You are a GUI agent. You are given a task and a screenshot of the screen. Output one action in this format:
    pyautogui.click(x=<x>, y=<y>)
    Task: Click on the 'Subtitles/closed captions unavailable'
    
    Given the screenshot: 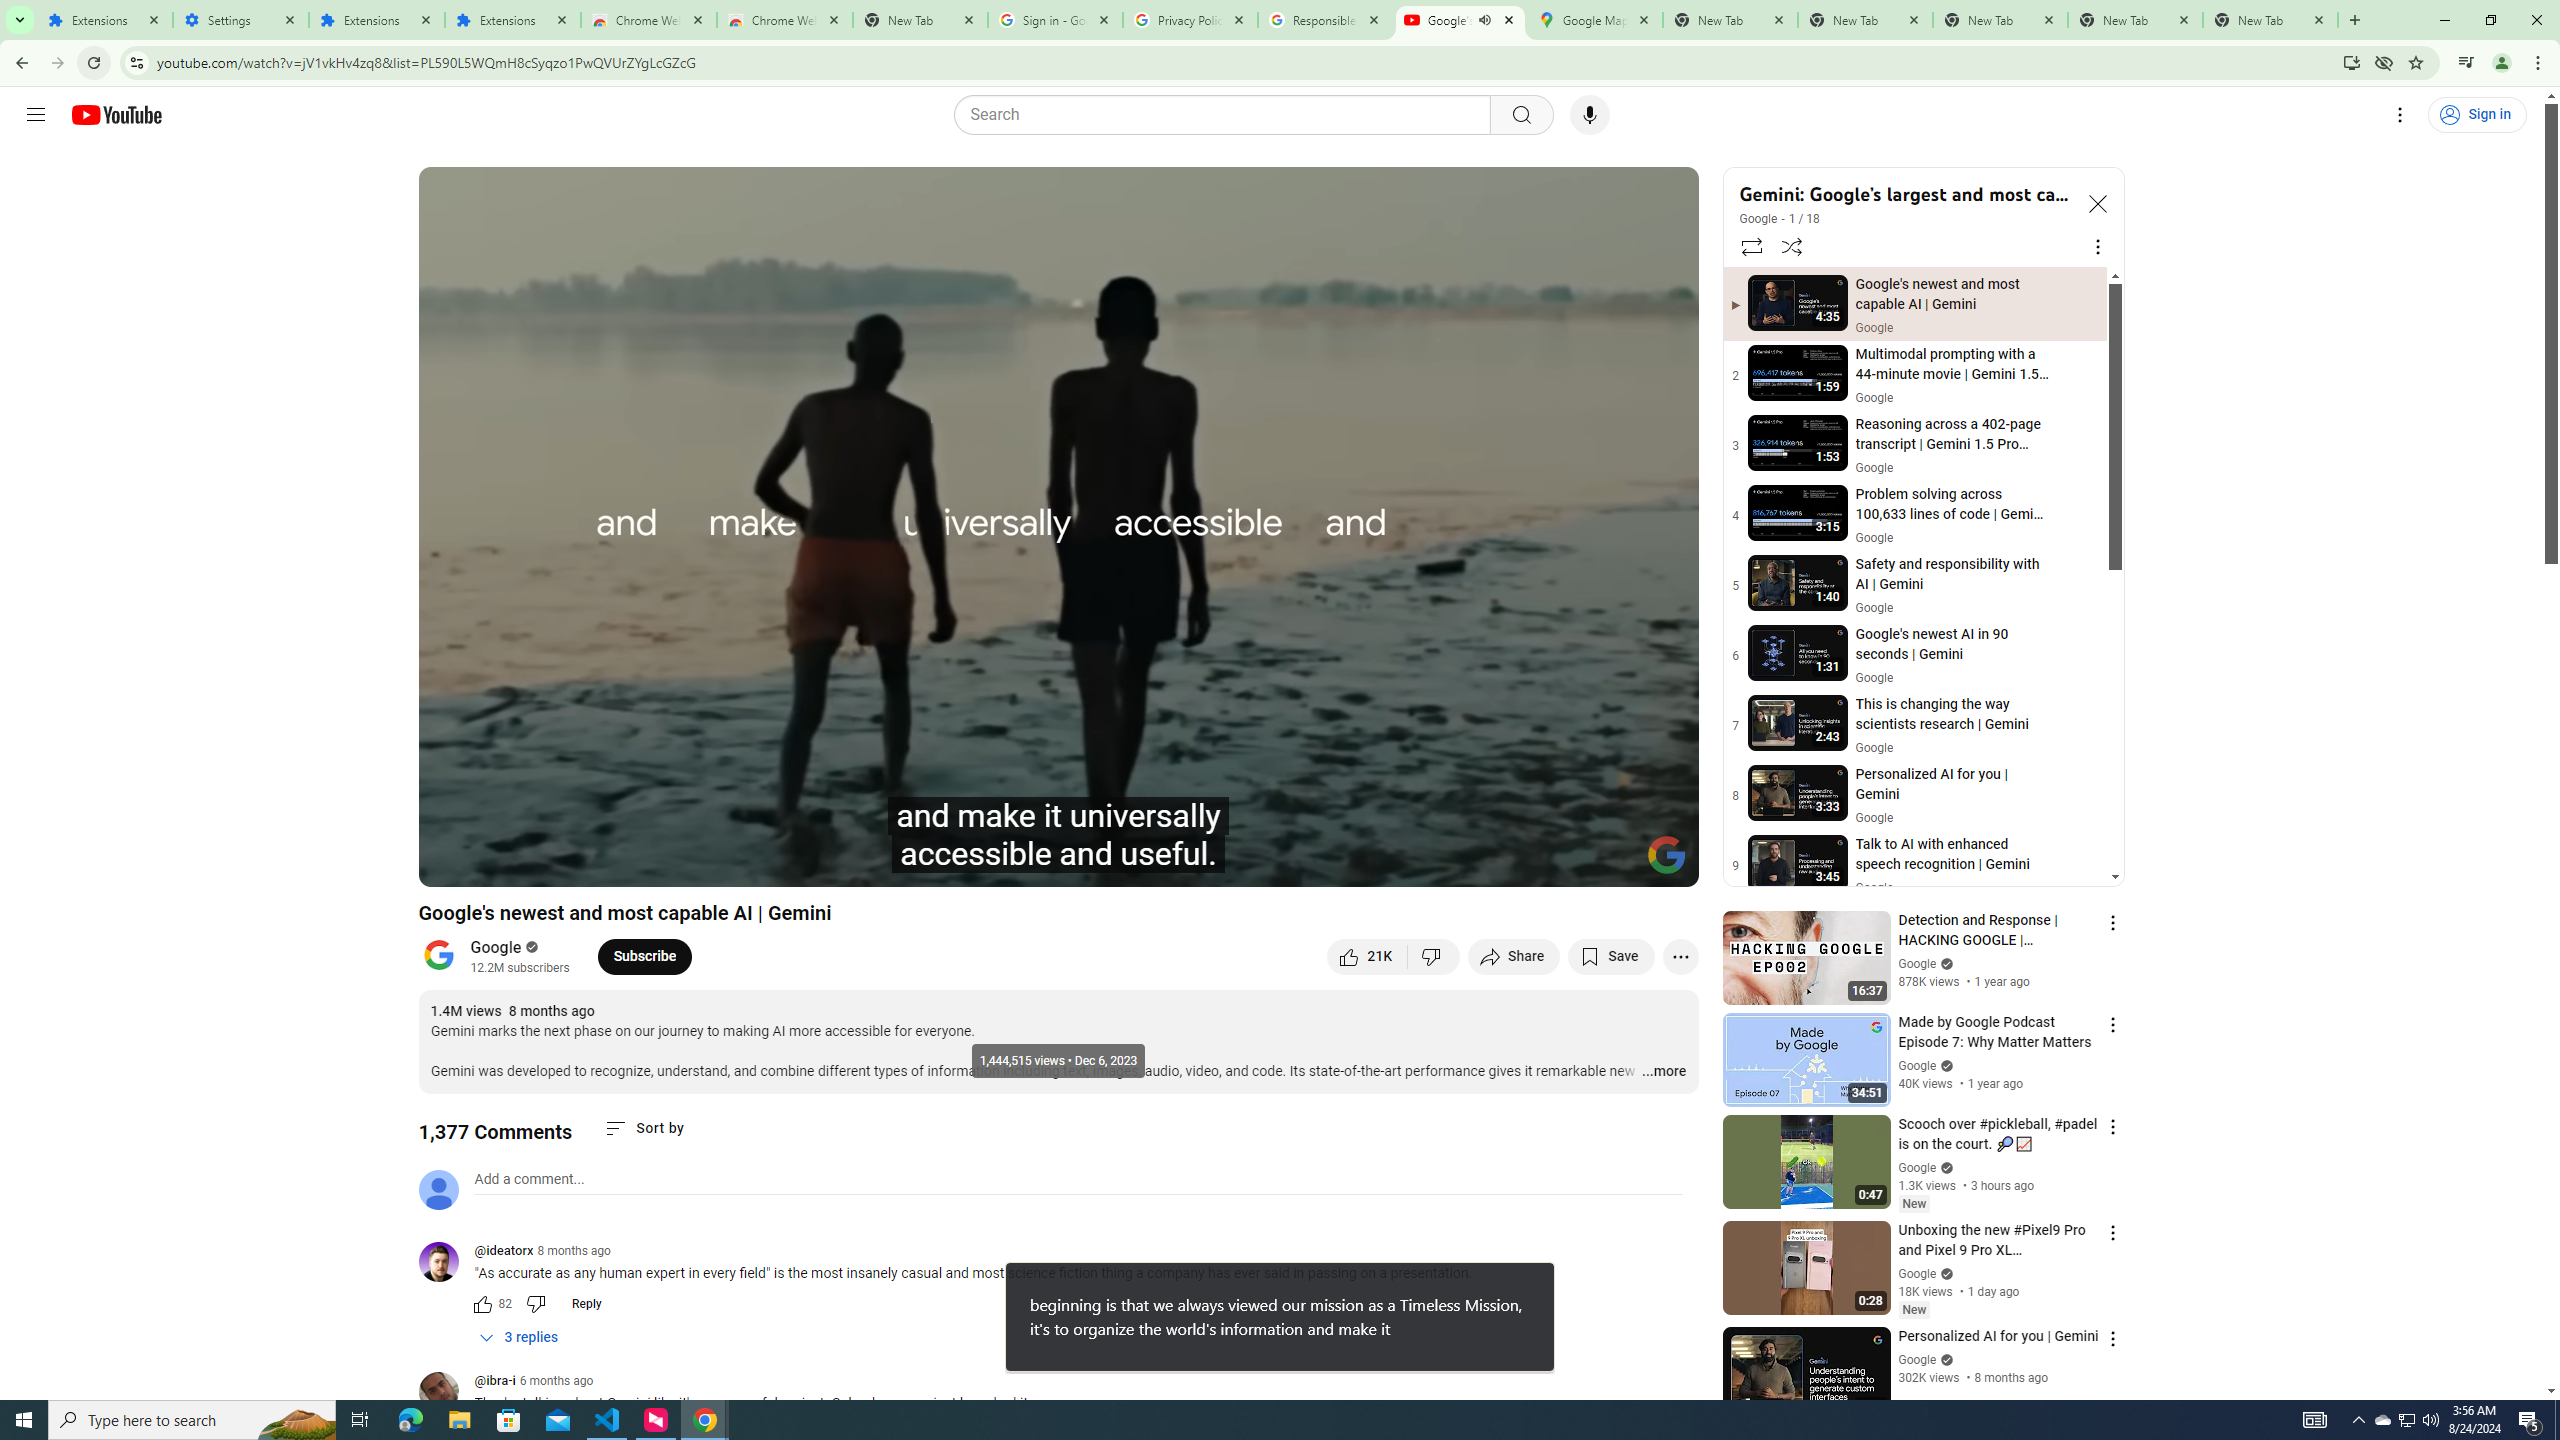 What is the action you would take?
    pyautogui.click(x=1469, y=862)
    